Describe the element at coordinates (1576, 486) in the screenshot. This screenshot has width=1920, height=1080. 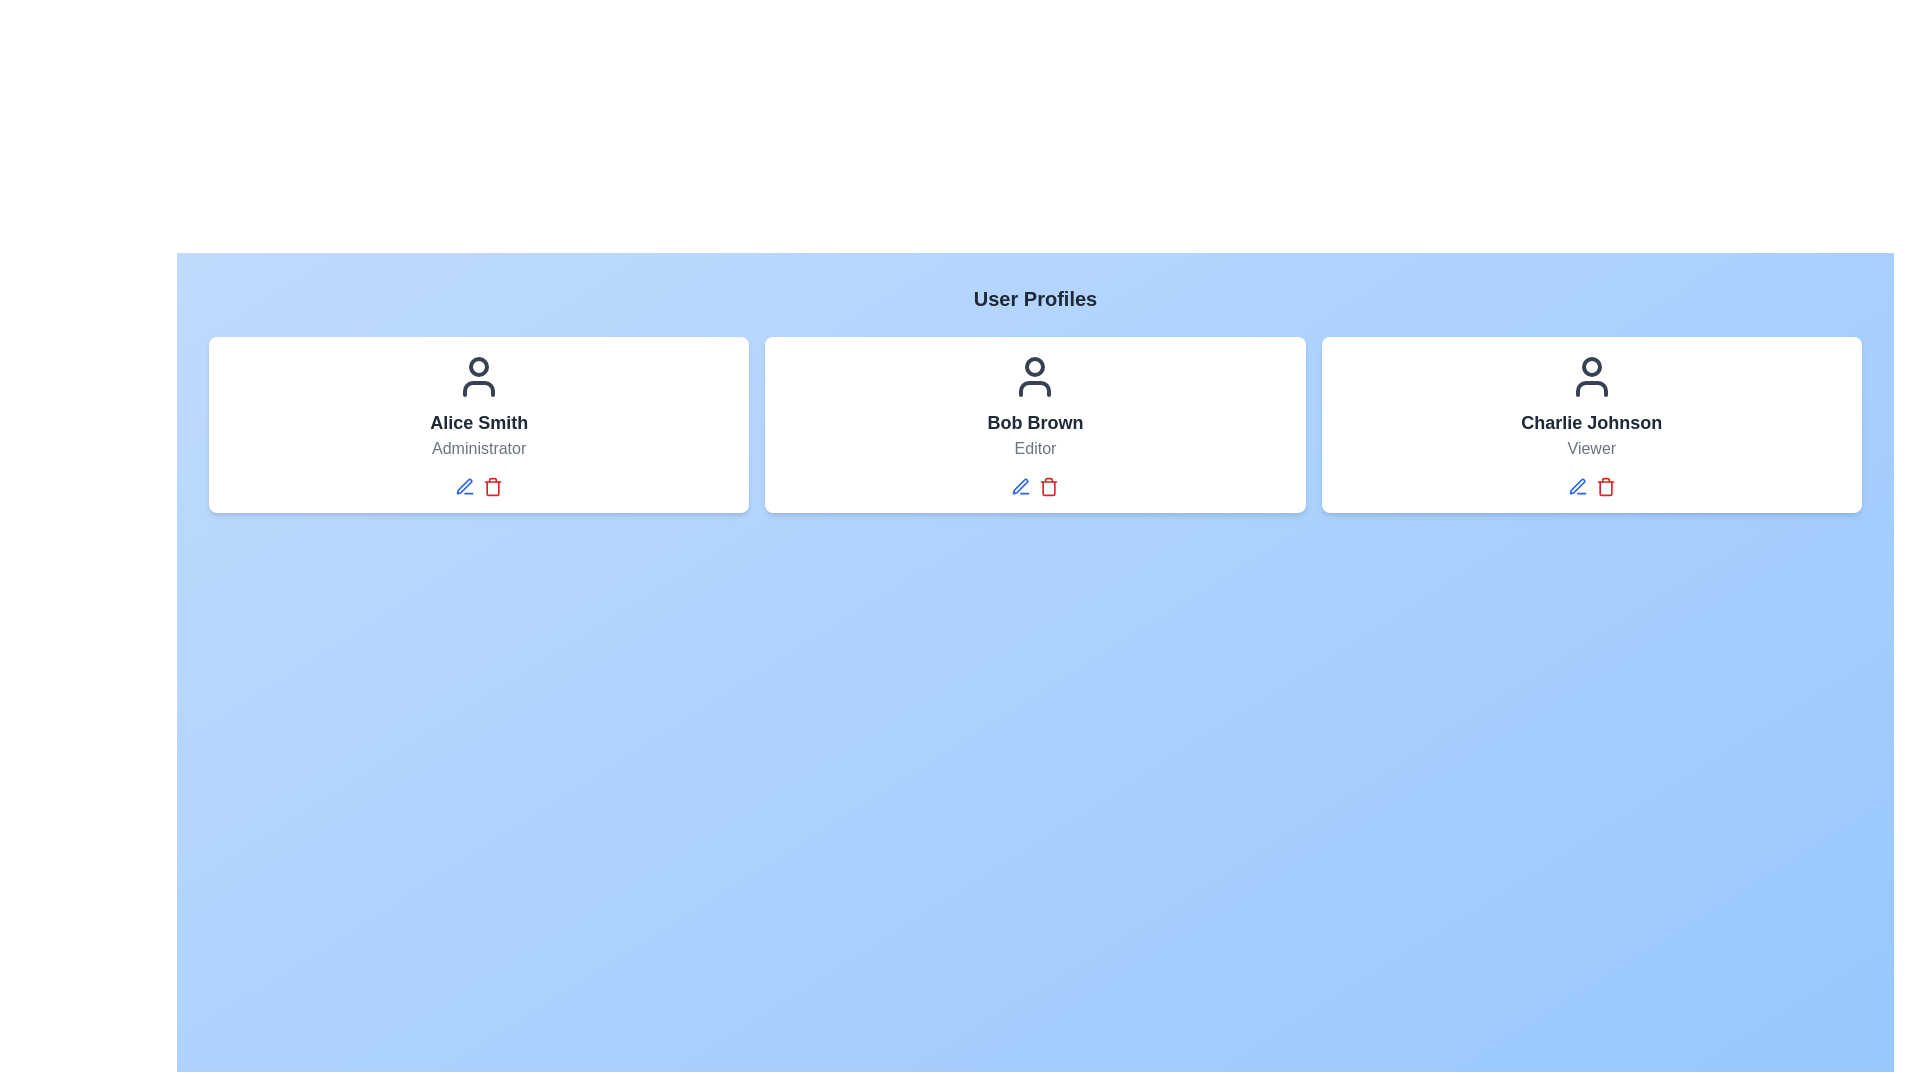
I see `the blue-themed pencil icon button used for editing functionalities located in the third user card from the left, adjacent to the red trash bin icon` at that location.